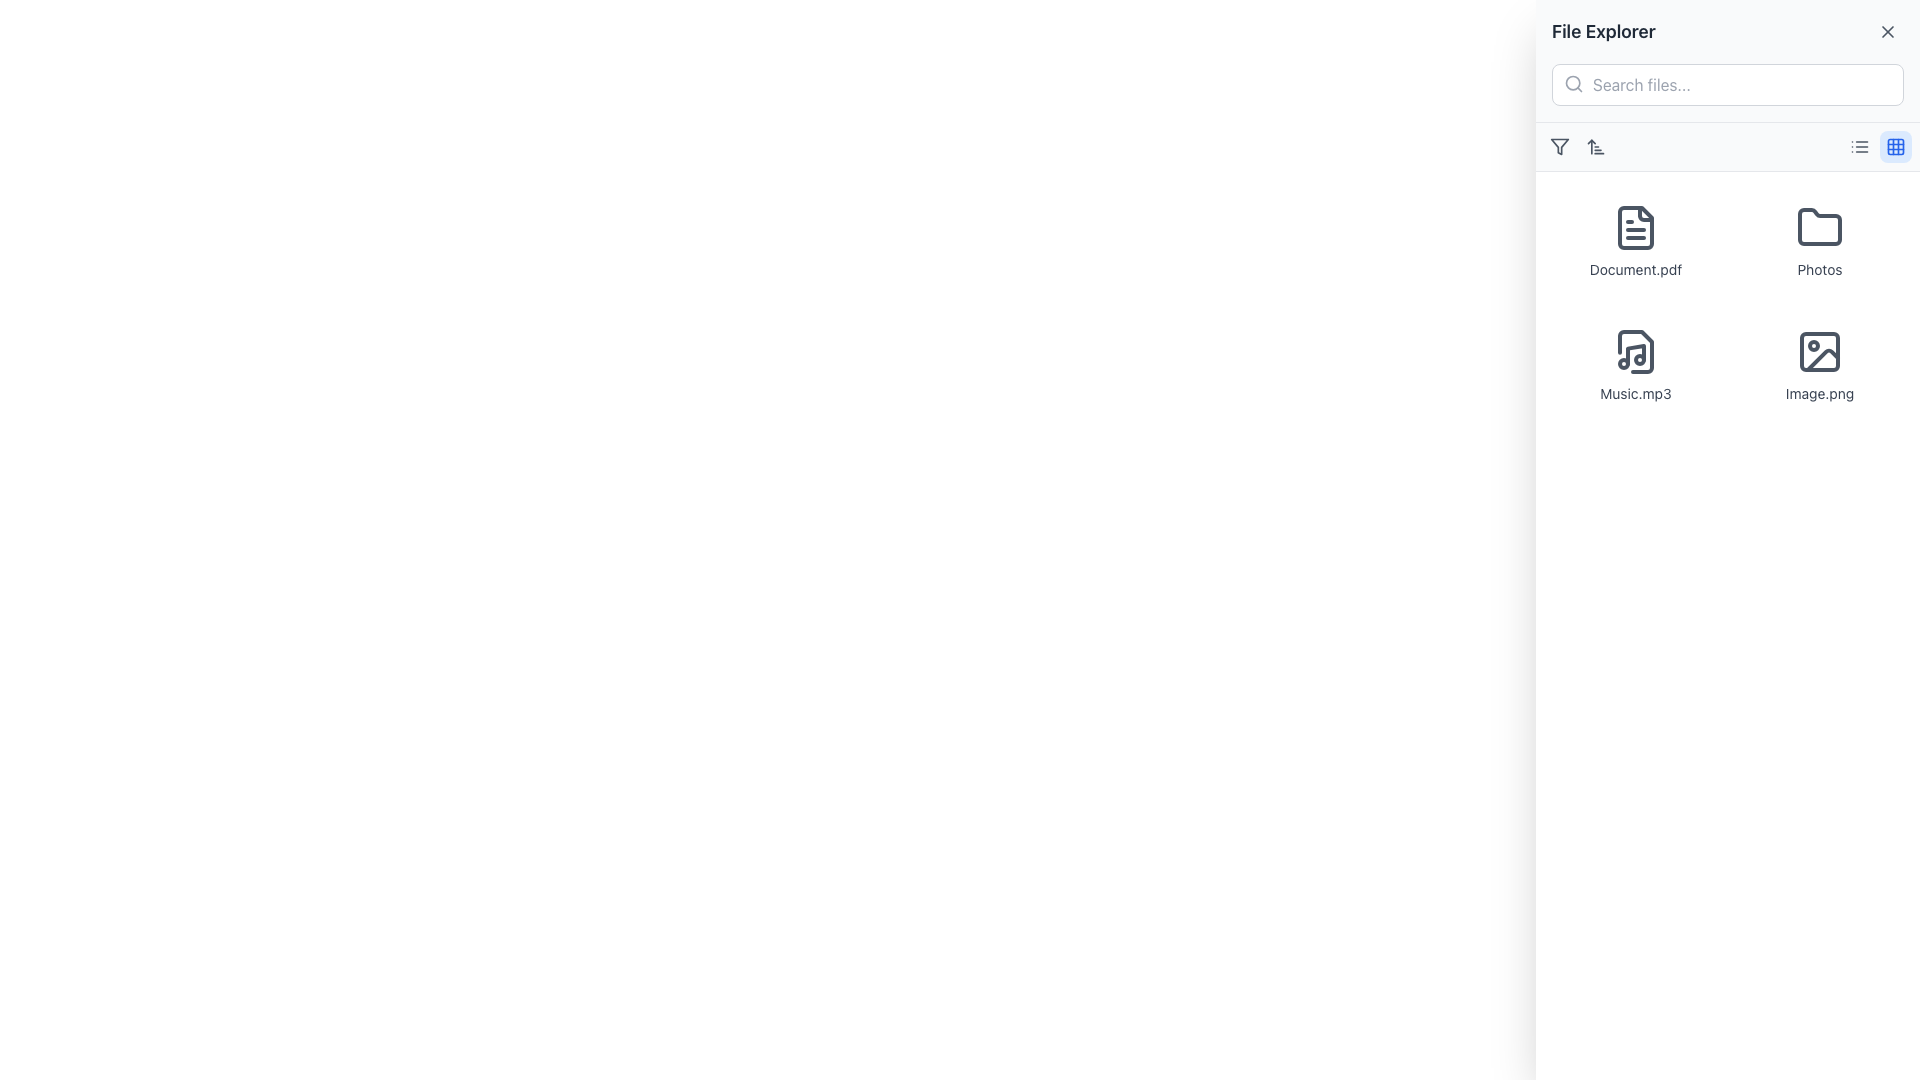 The width and height of the screenshot is (1920, 1080). What do you see at coordinates (1859, 145) in the screenshot?
I see `the button with a horizontal list icon, styled with a light gray background and rounded corners, located at the right end of the horizontal navigation bar to switch to list view` at bounding box center [1859, 145].